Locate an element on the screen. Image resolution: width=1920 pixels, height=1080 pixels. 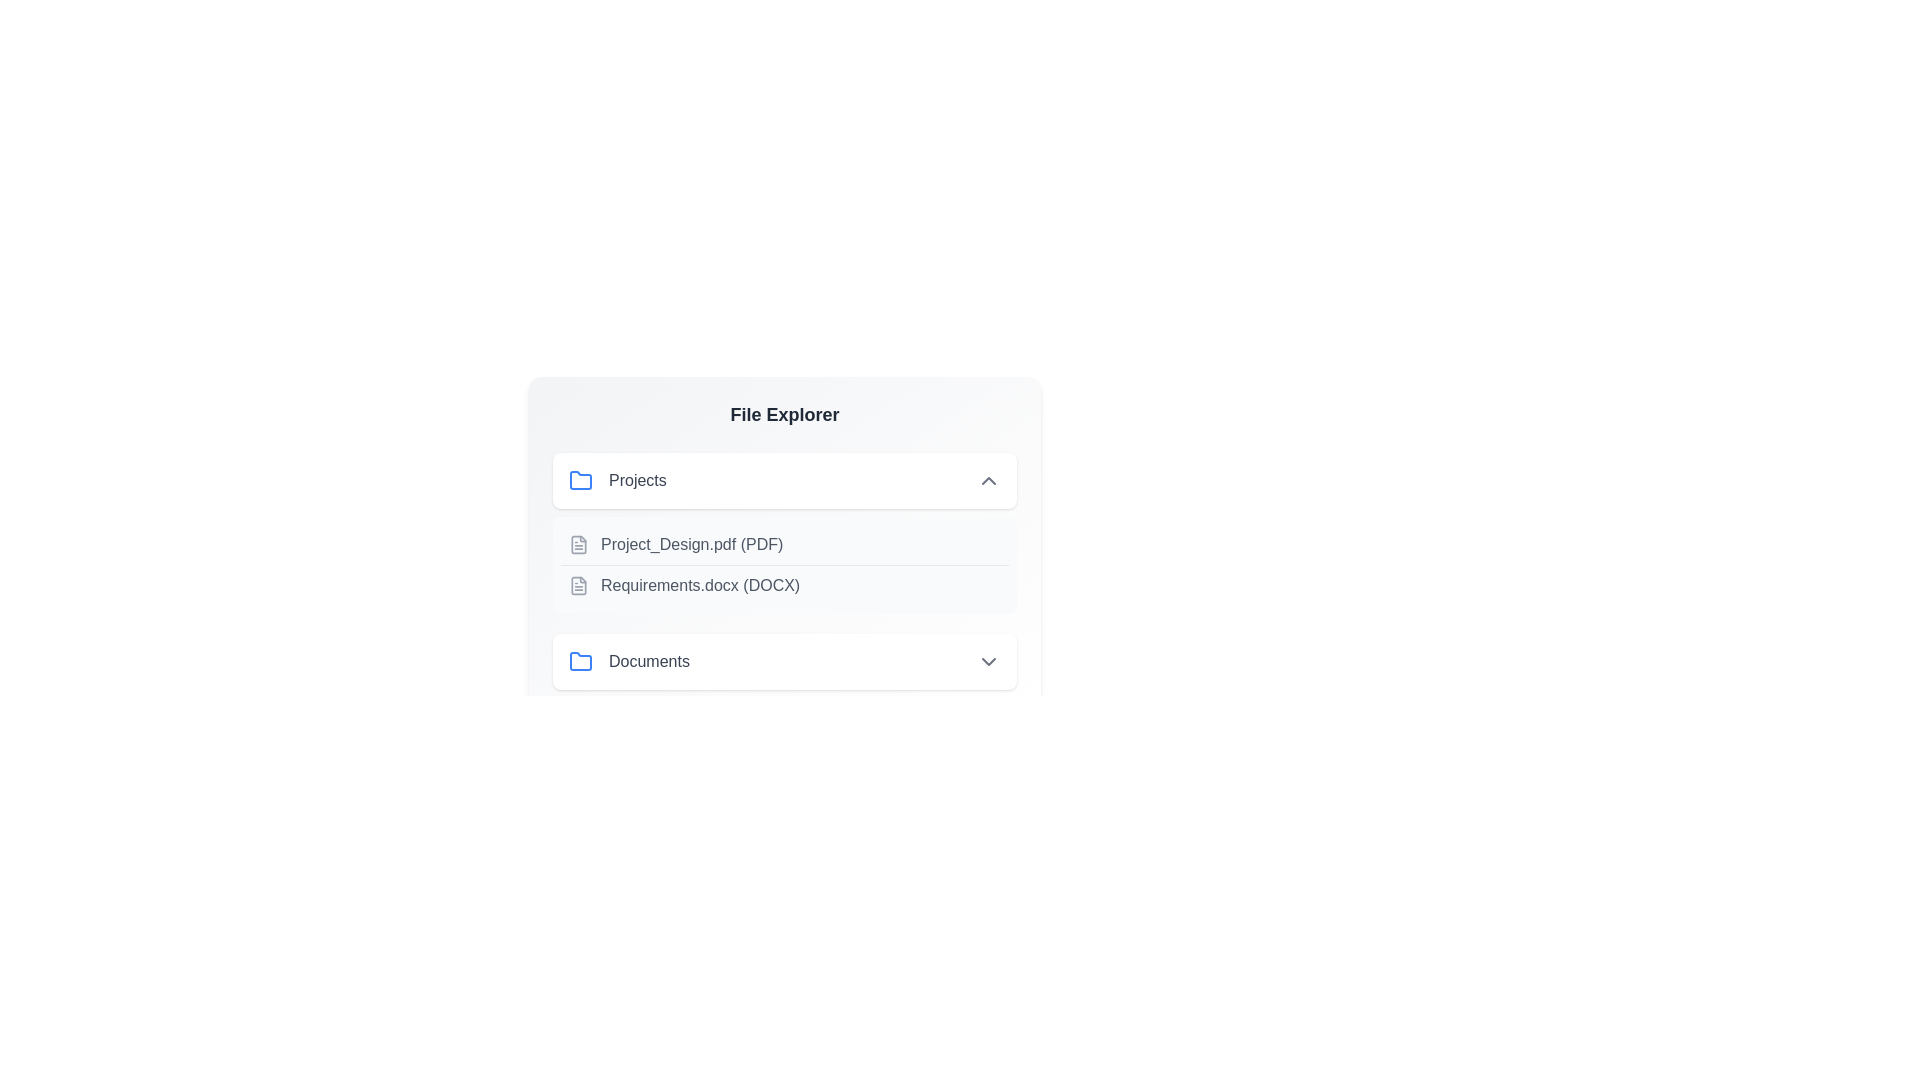
the file with the name Project_Design.pdf in the directory is located at coordinates (784, 545).